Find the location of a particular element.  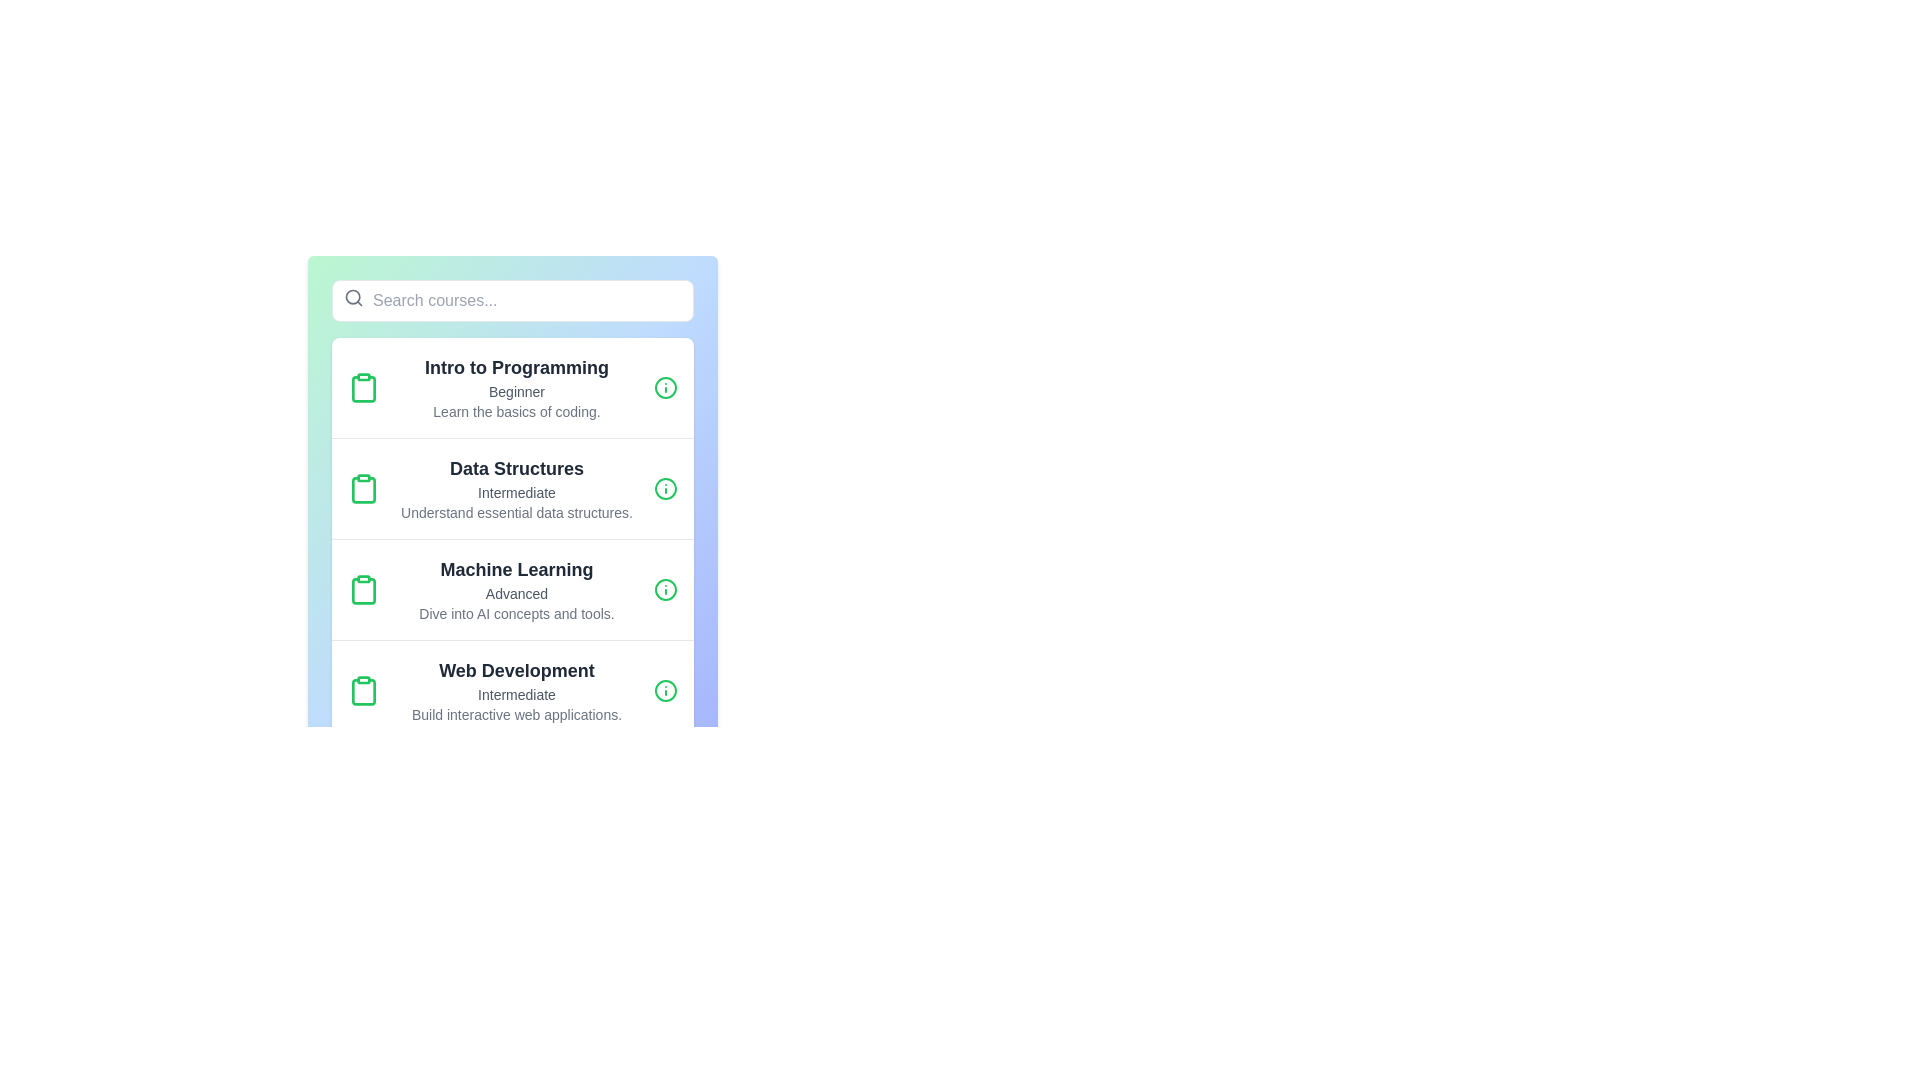

the graphical icon located to the left of the 'Data Structures' list item, which serves as a visual cue for that topic is located at coordinates (364, 489).